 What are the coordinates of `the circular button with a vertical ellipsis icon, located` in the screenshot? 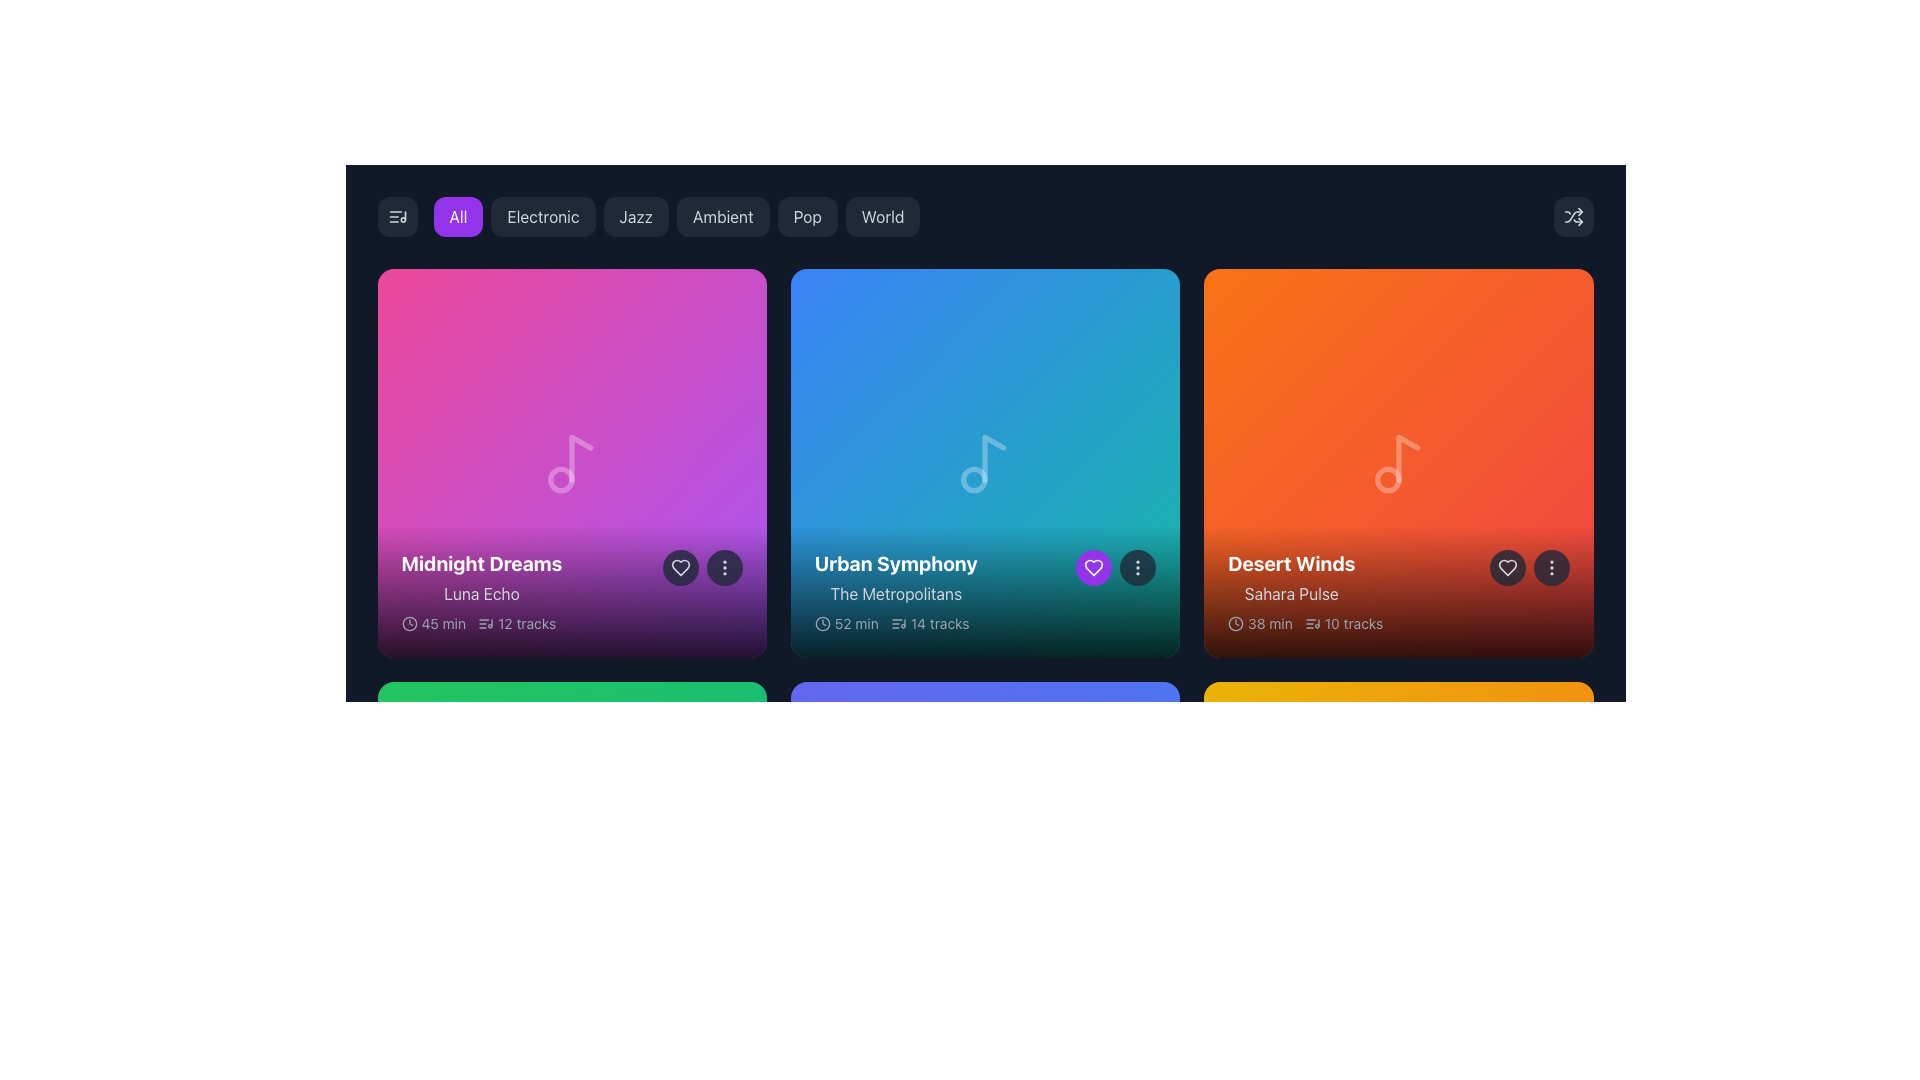 It's located at (723, 568).